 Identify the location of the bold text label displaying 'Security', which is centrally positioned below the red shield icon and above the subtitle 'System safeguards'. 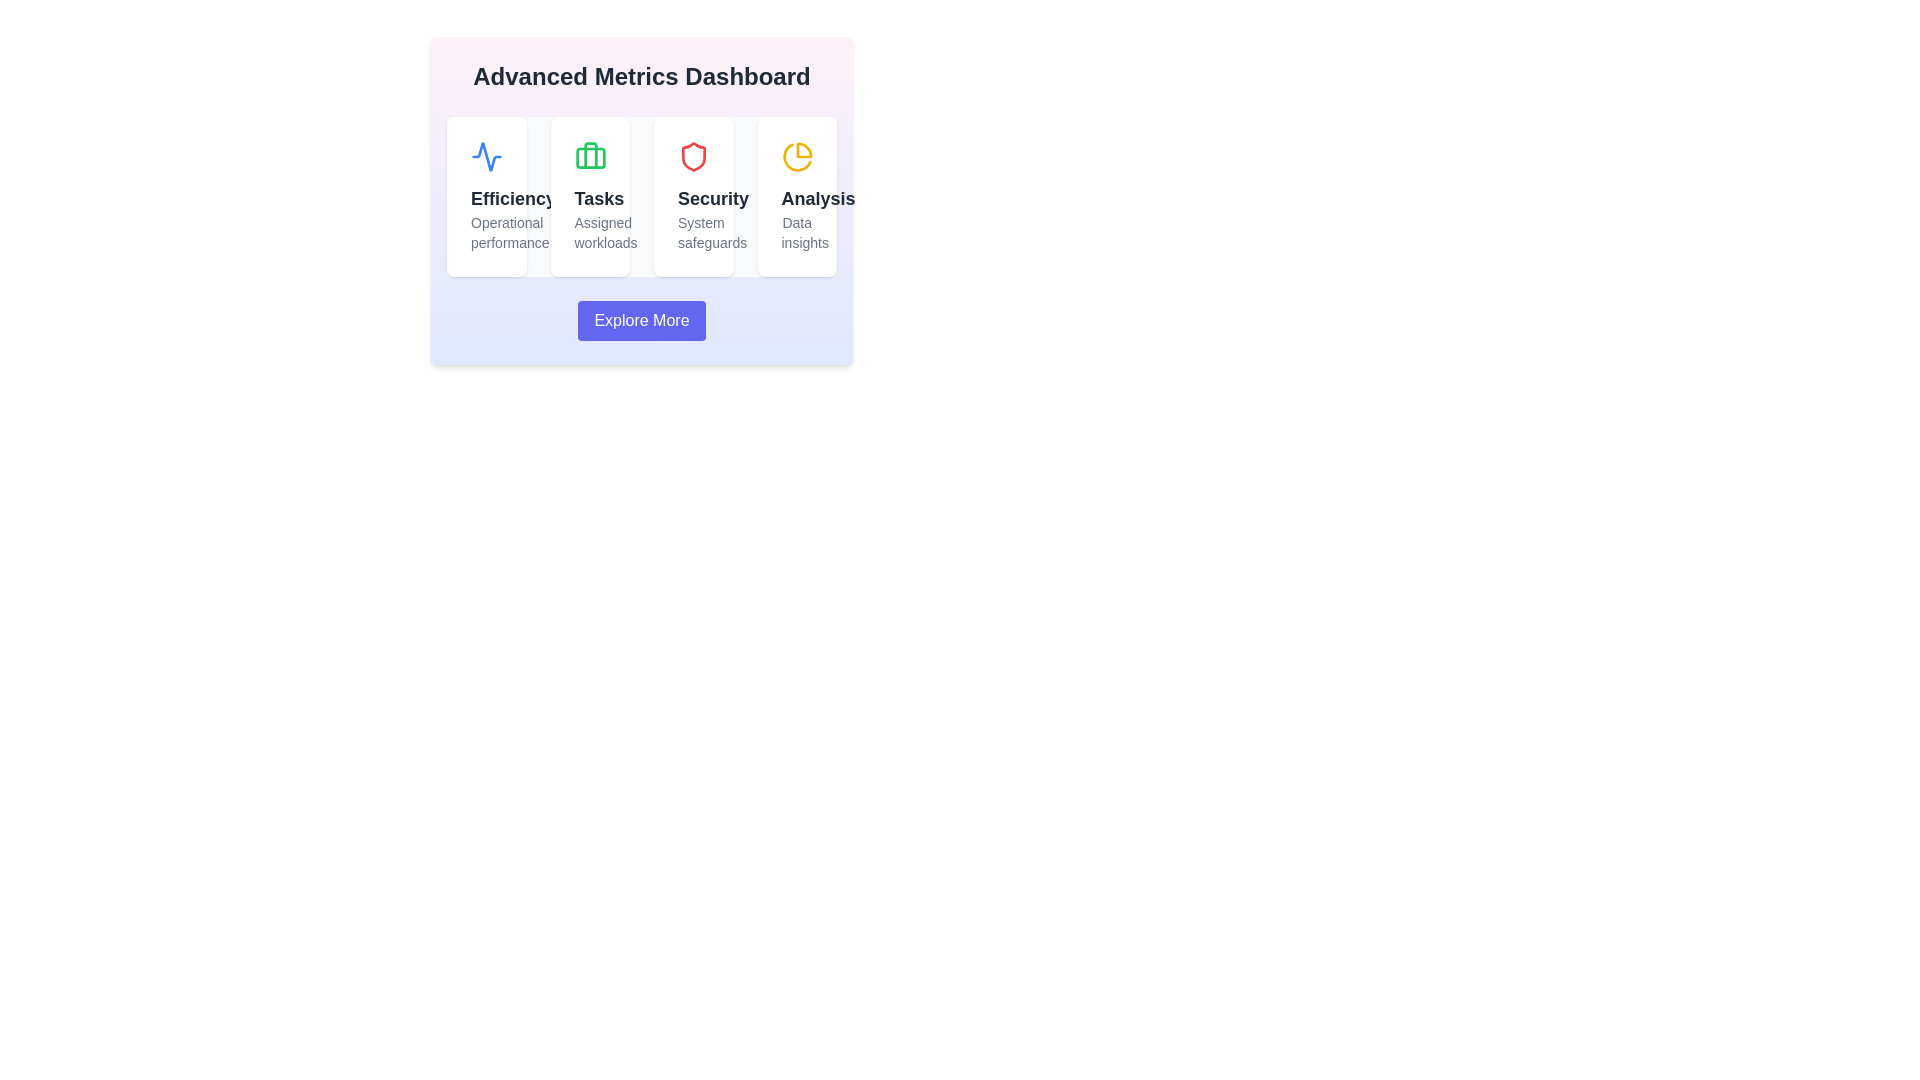
(693, 199).